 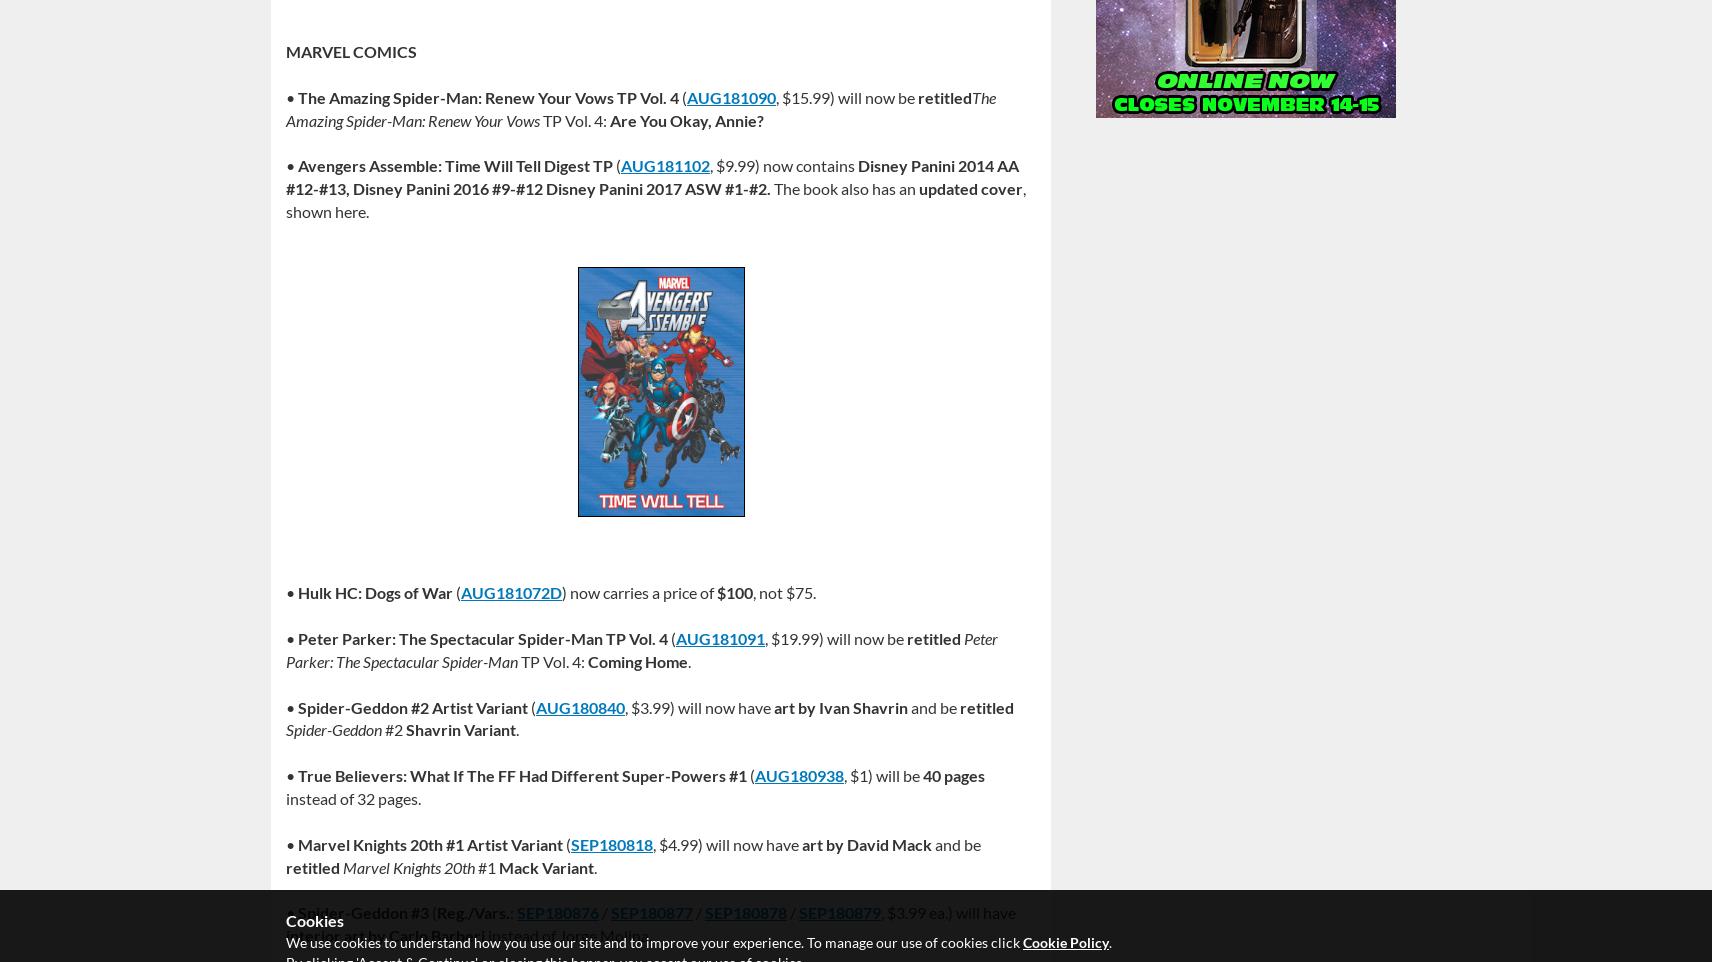 I want to click on 'SEP180876', so click(x=556, y=911).